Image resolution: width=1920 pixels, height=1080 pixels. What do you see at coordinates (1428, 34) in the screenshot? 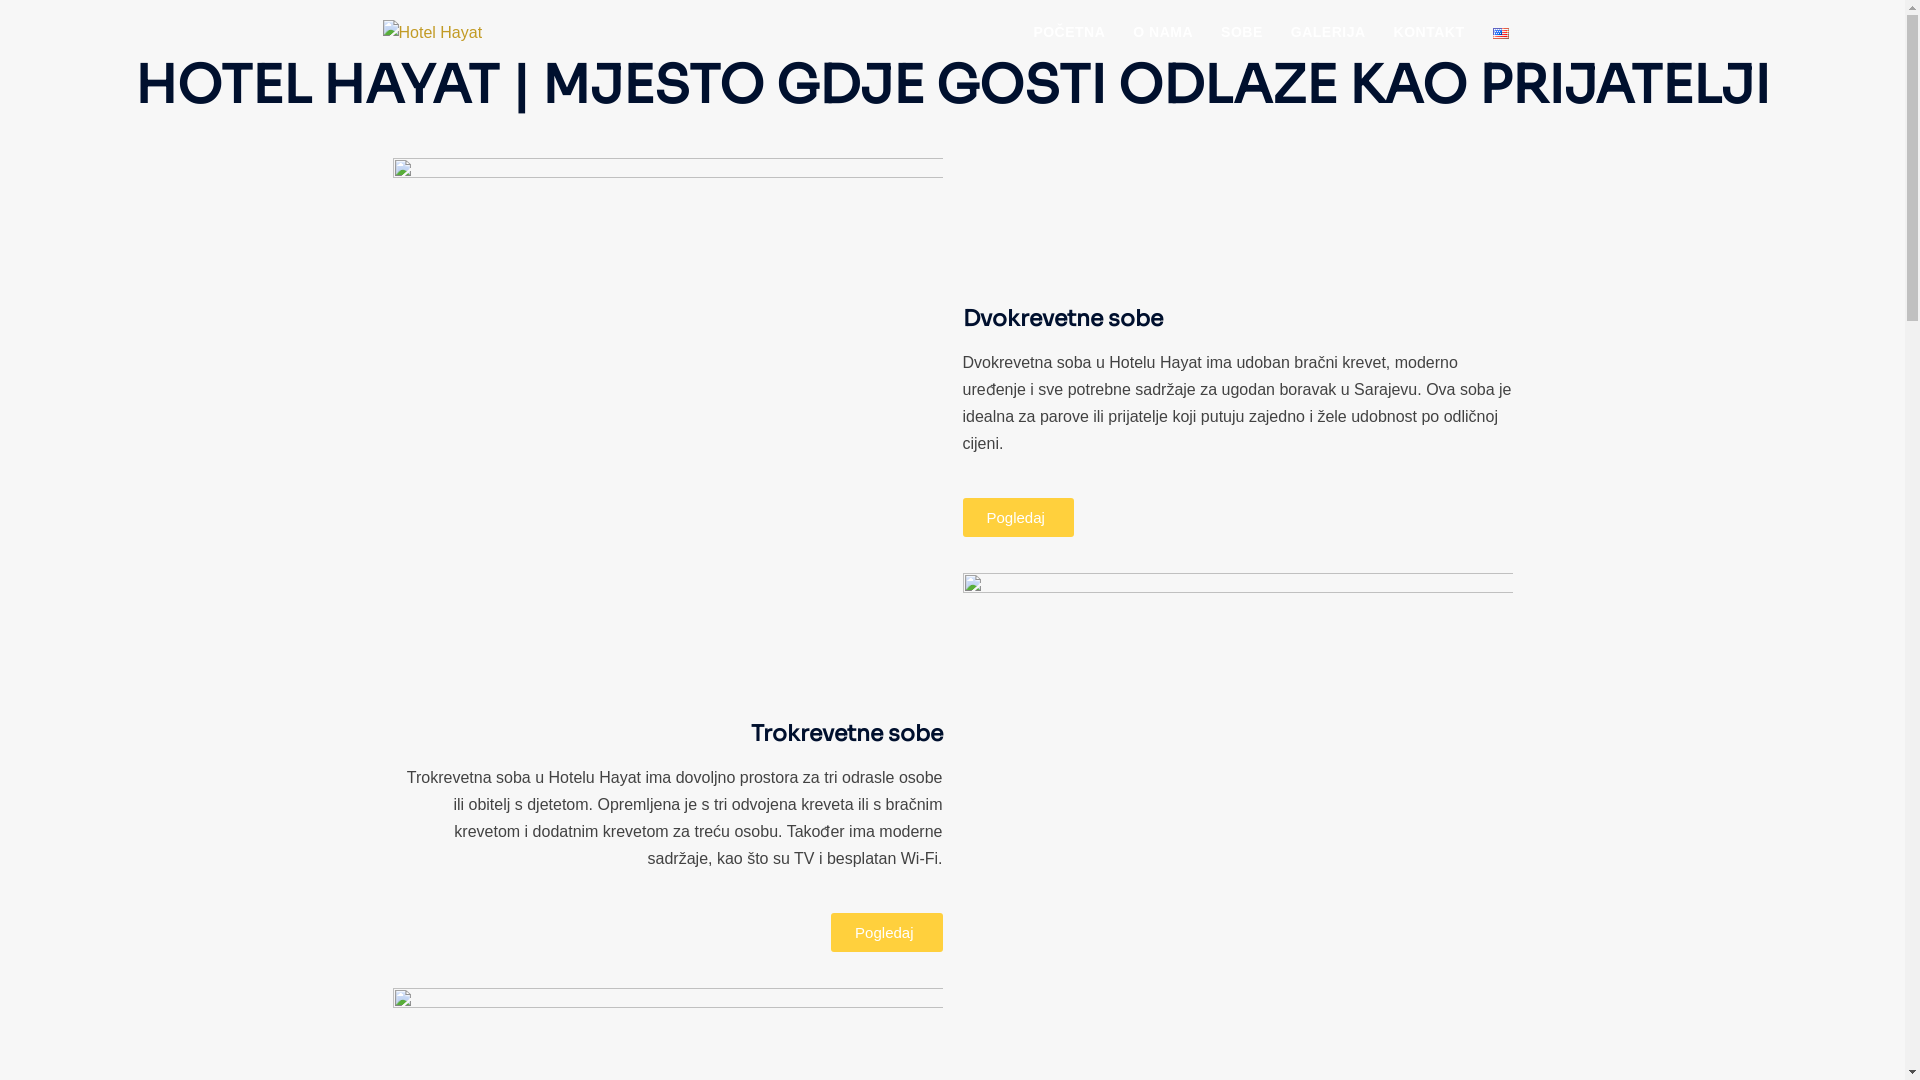
I see `'KONTAKT'` at bounding box center [1428, 34].